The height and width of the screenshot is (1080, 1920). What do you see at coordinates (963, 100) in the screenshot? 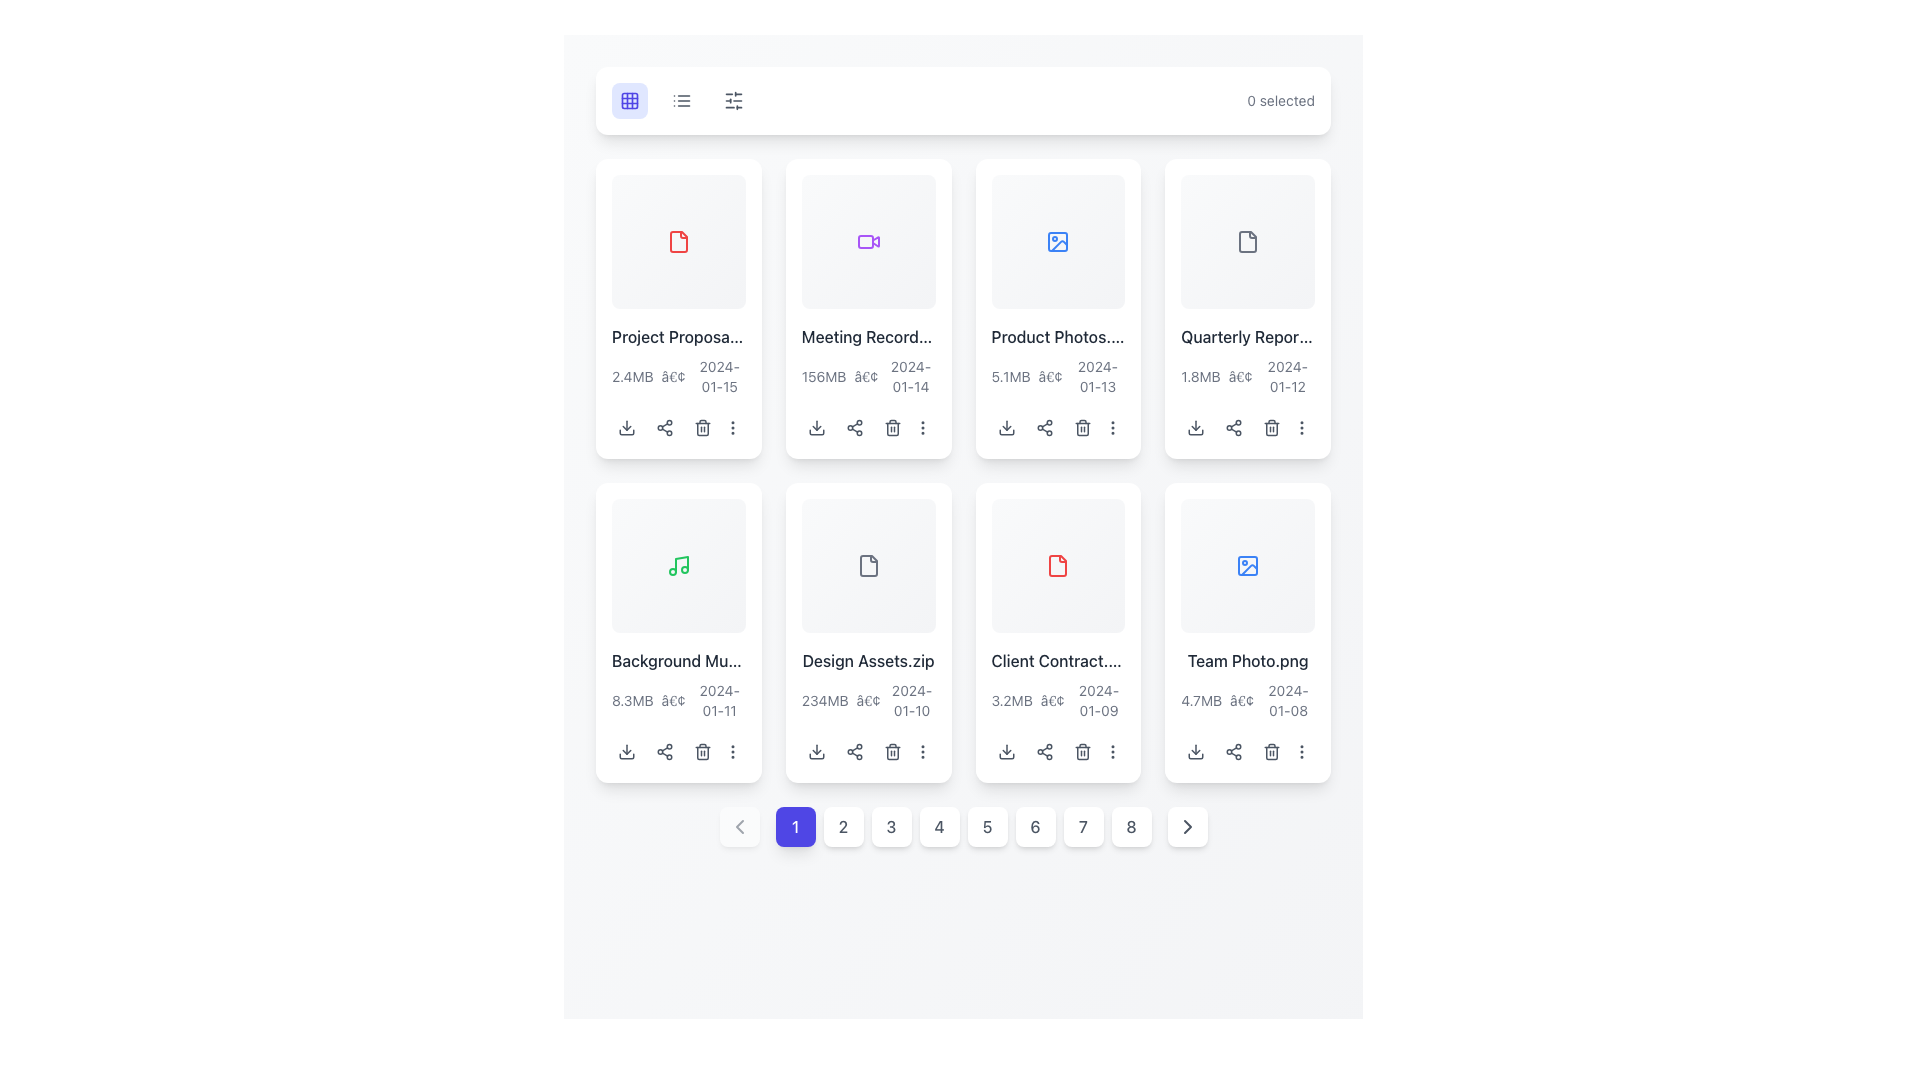
I see `the toolbar at the top of the interface that displays '0 selected'` at bounding box center [963, 100].